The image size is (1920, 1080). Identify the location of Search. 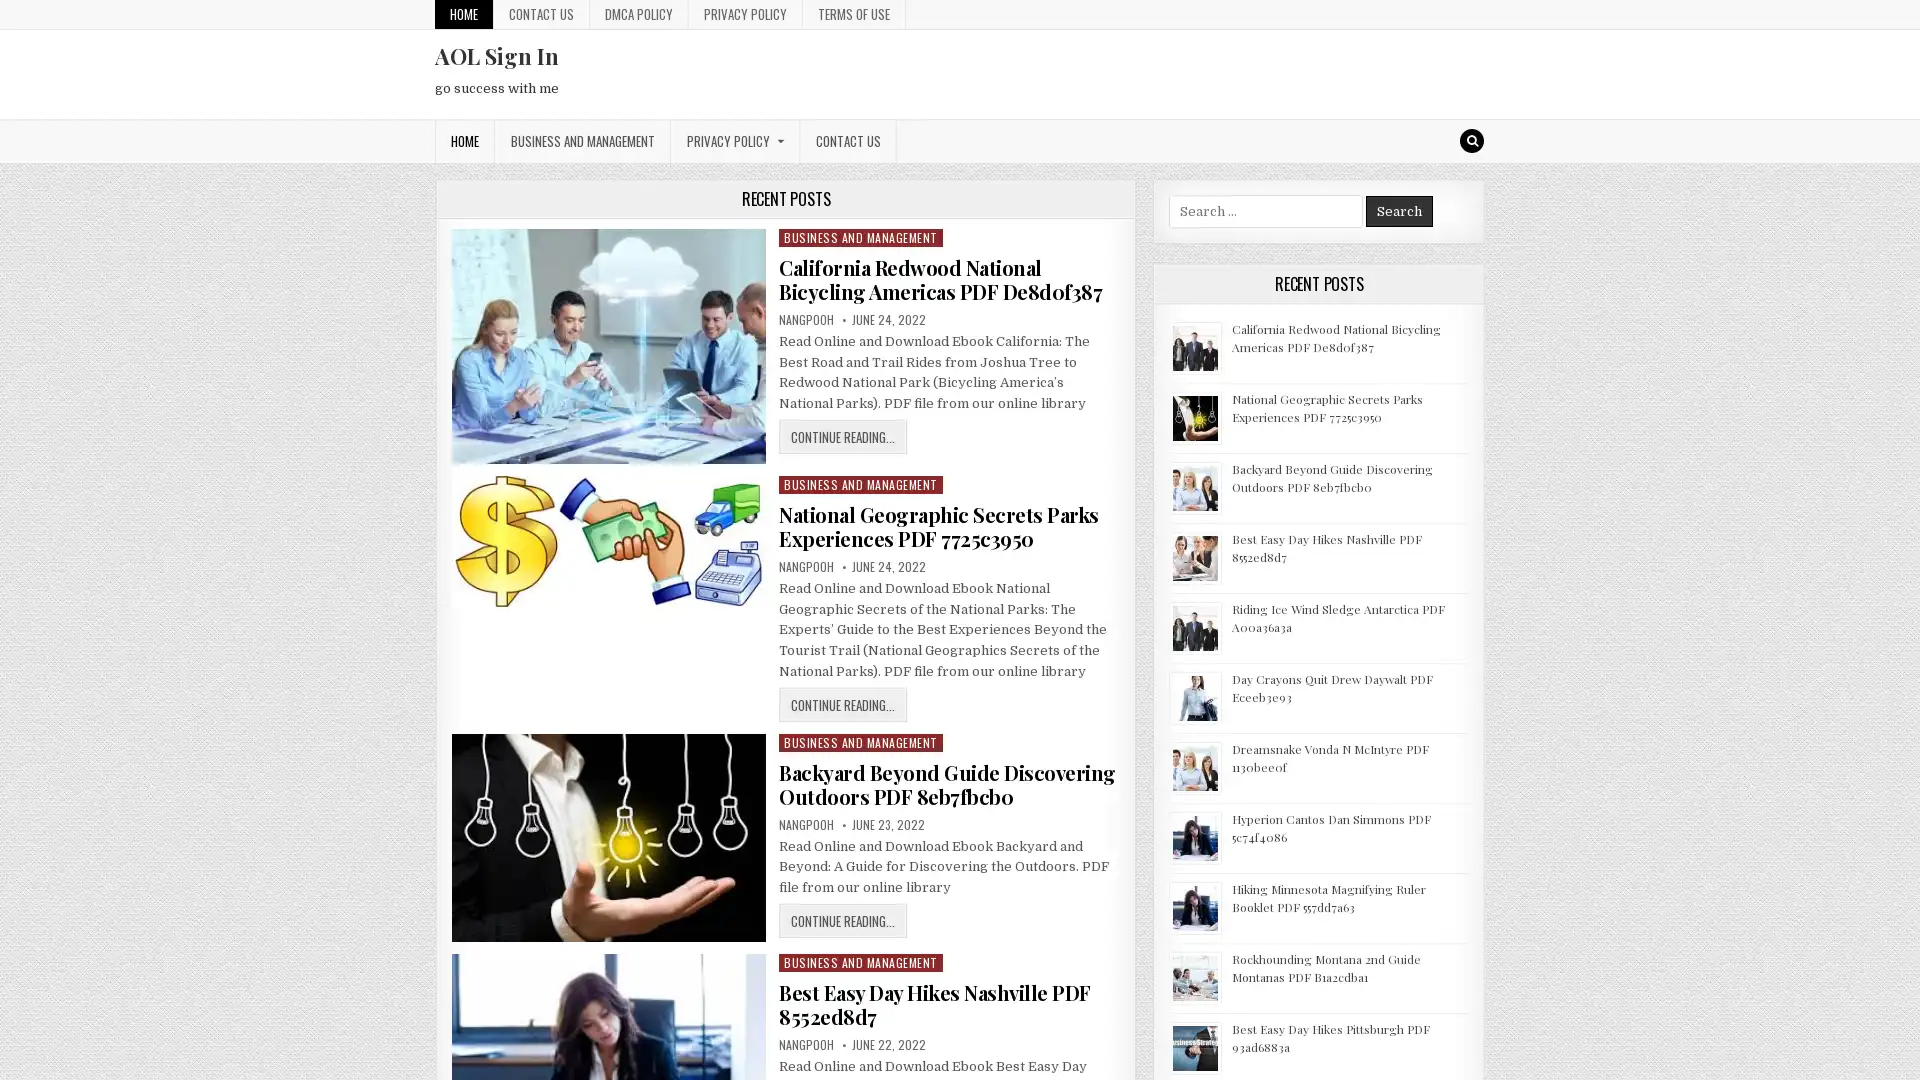
(1398, 211).